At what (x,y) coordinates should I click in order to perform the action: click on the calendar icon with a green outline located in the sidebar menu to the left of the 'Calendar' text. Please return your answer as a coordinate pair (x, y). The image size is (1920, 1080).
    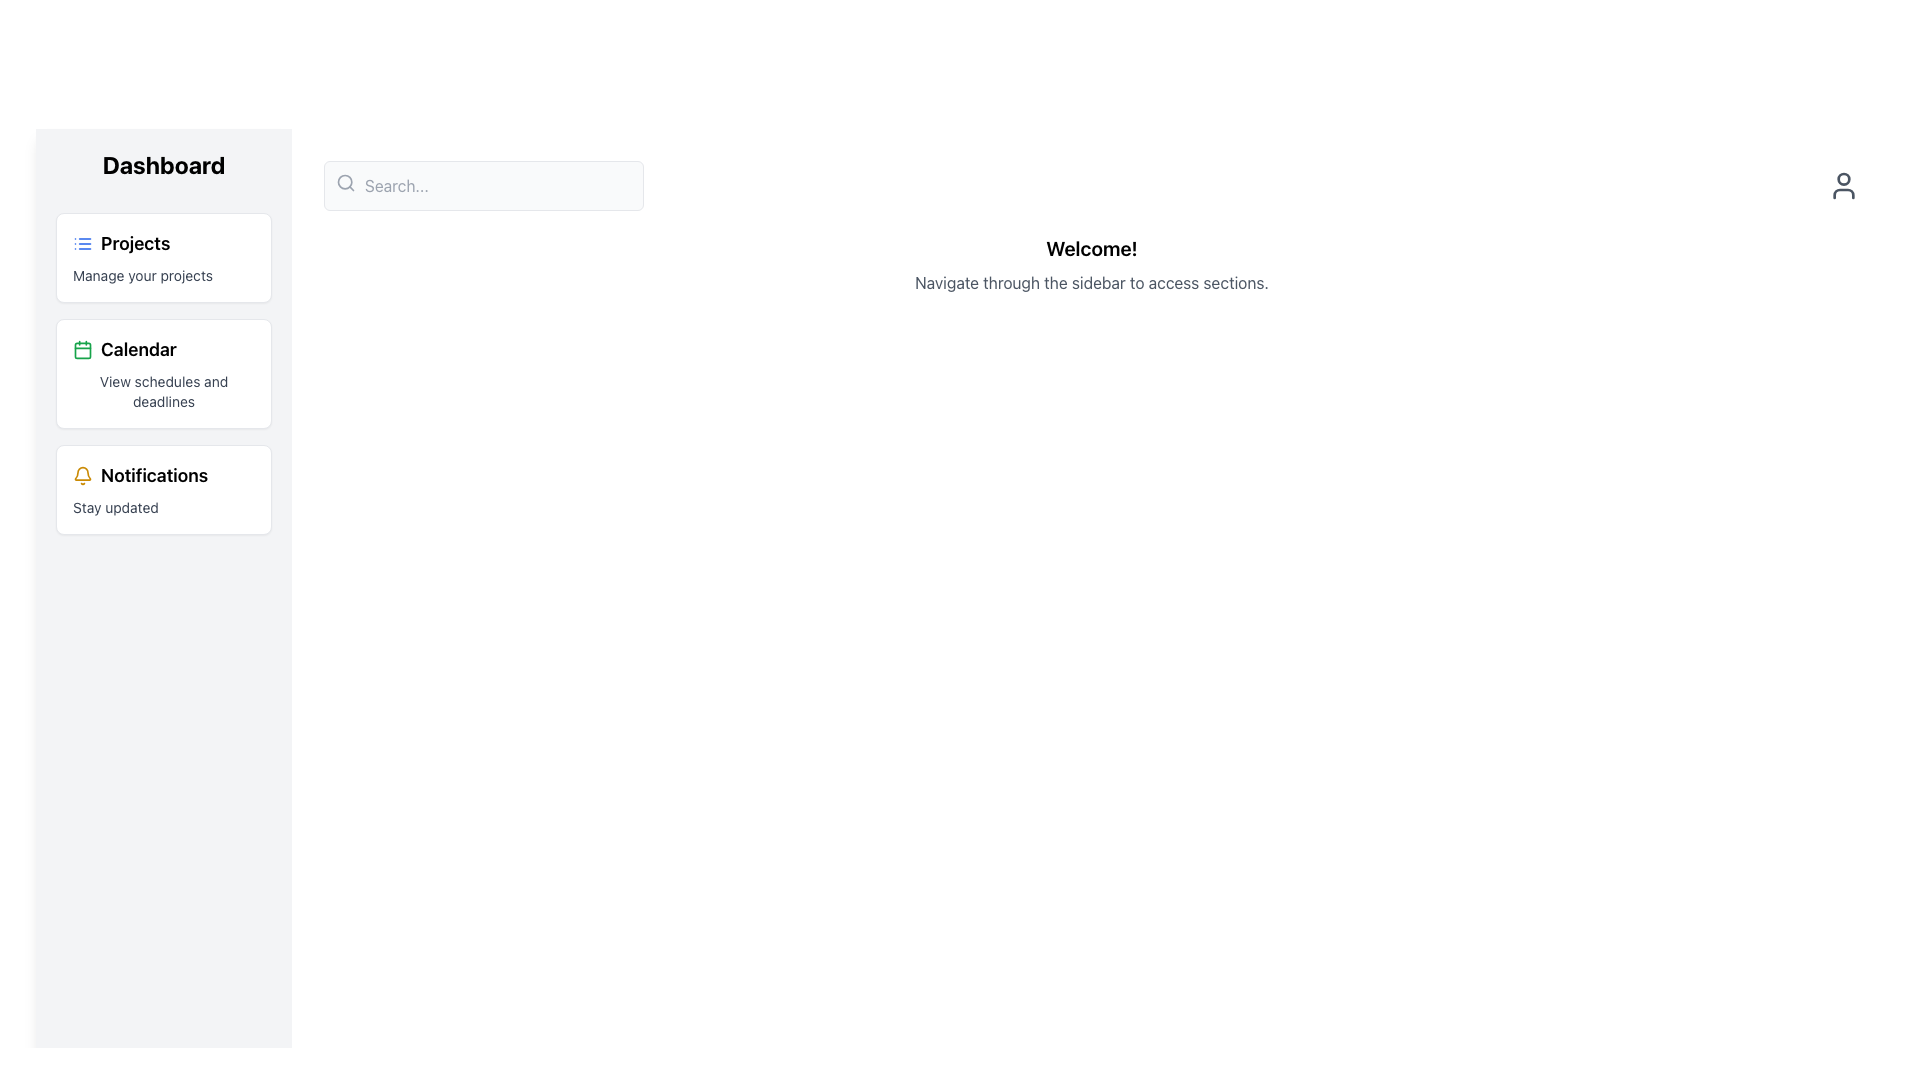
    Looking at the image, I should click on (81, 349).